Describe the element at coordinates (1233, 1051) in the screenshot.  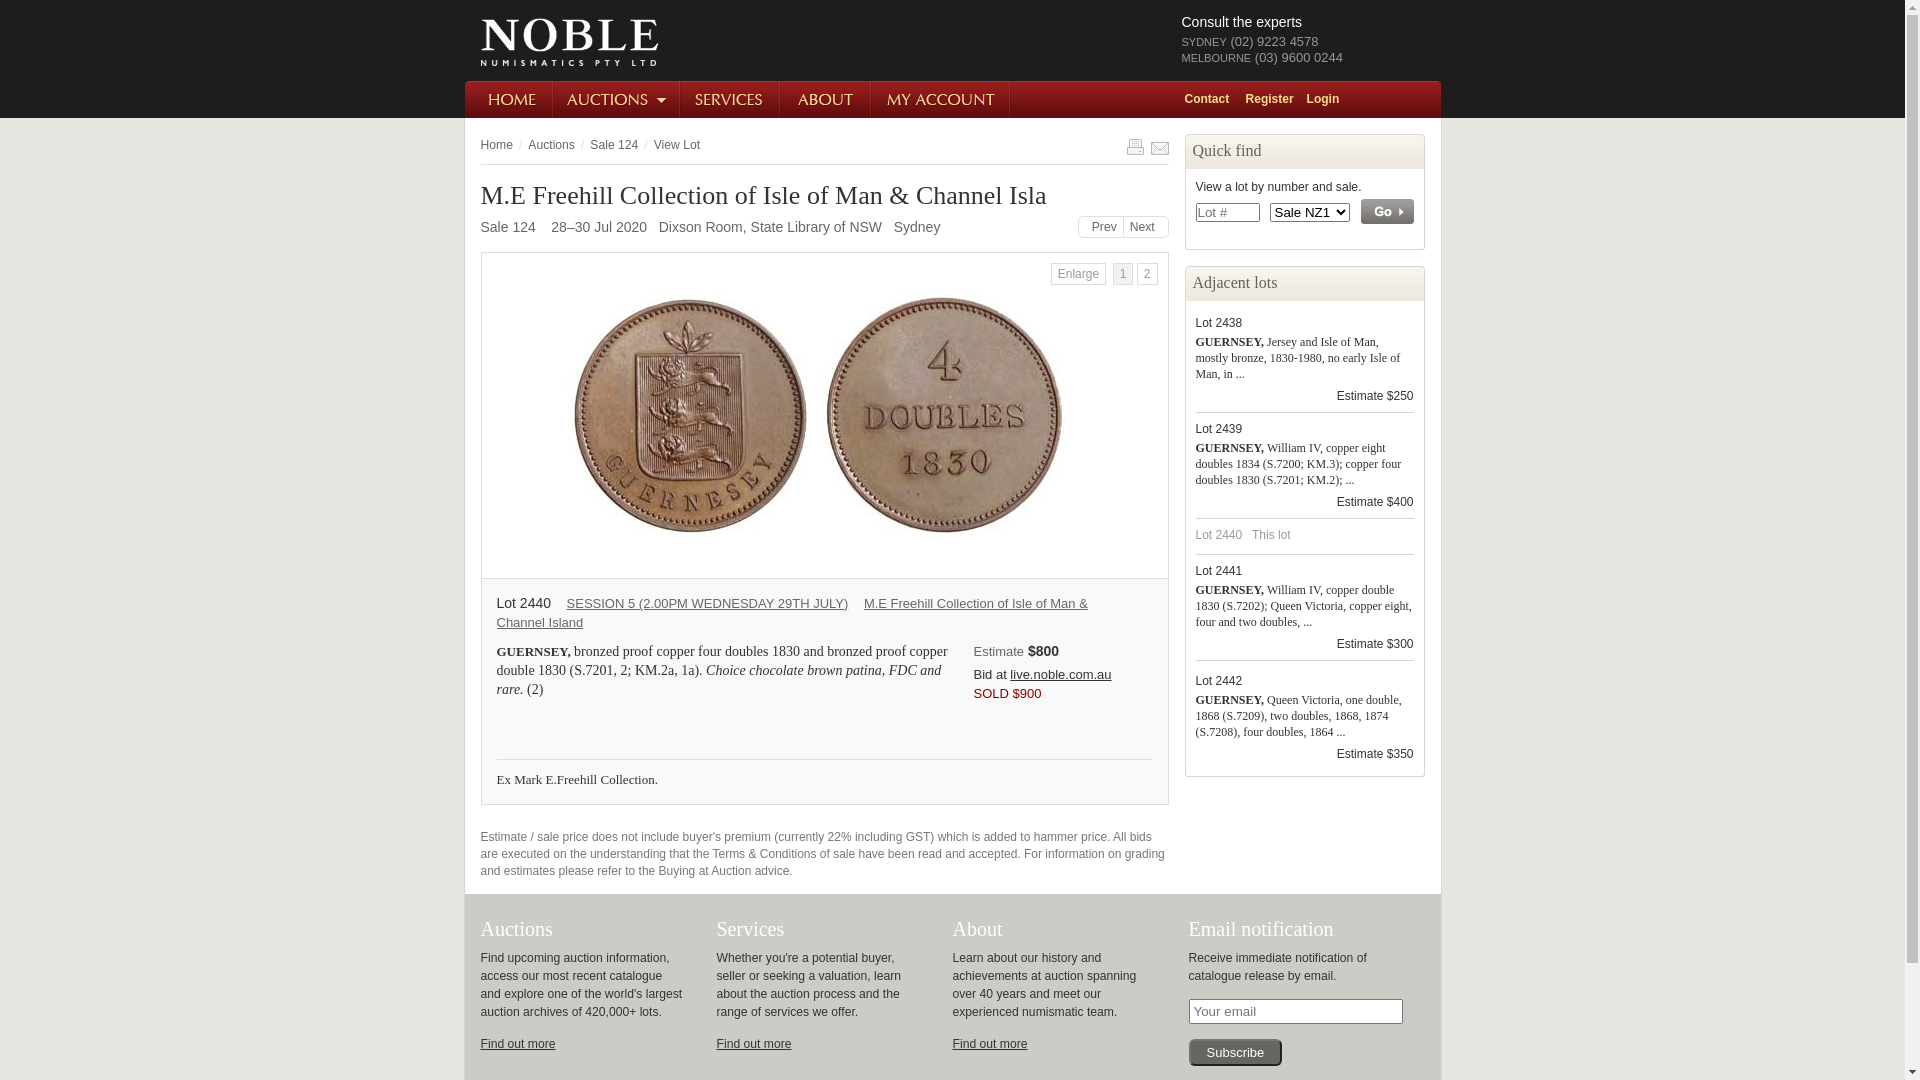
I see `'Subscribe'` at that location.